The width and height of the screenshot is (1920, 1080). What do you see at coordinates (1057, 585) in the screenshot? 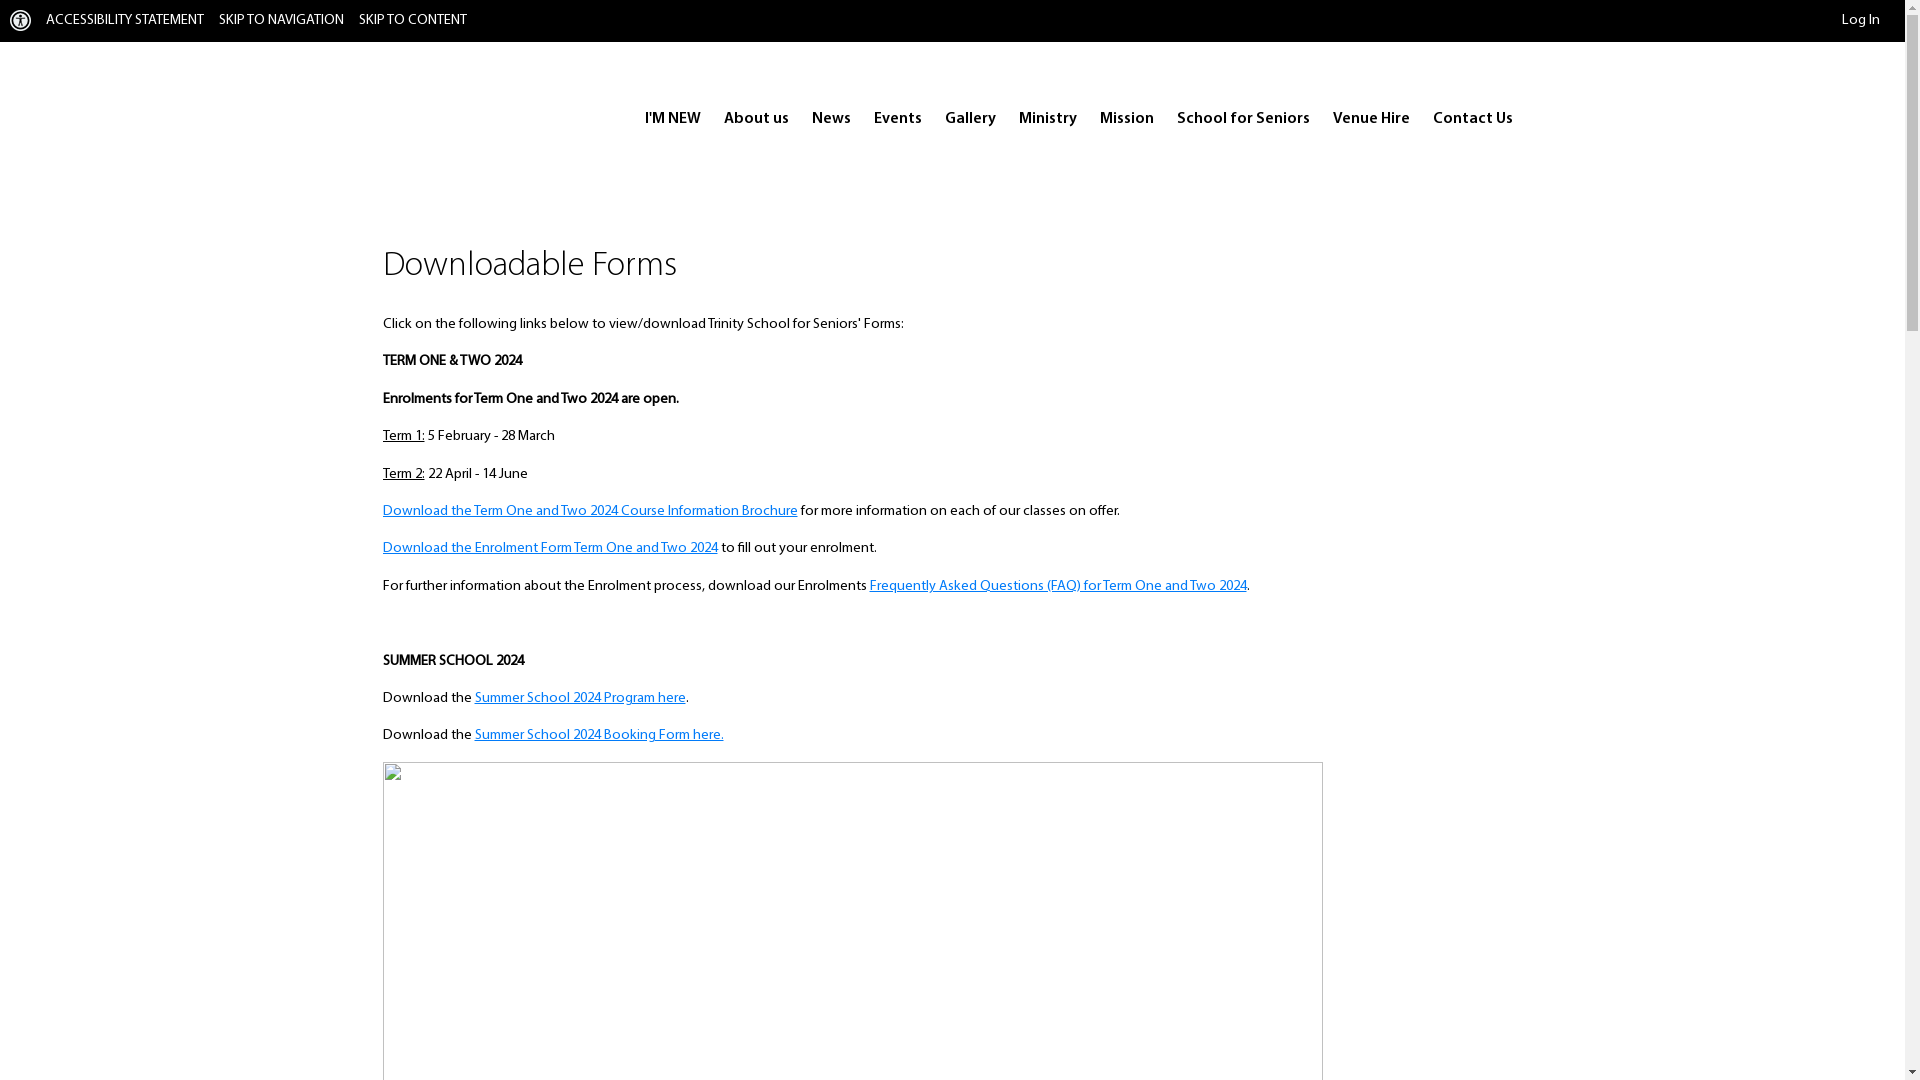
I see `'Frequently Asked Questions (FAQ) for Term One and Two 2024'` at bounding box center [1057, 585].